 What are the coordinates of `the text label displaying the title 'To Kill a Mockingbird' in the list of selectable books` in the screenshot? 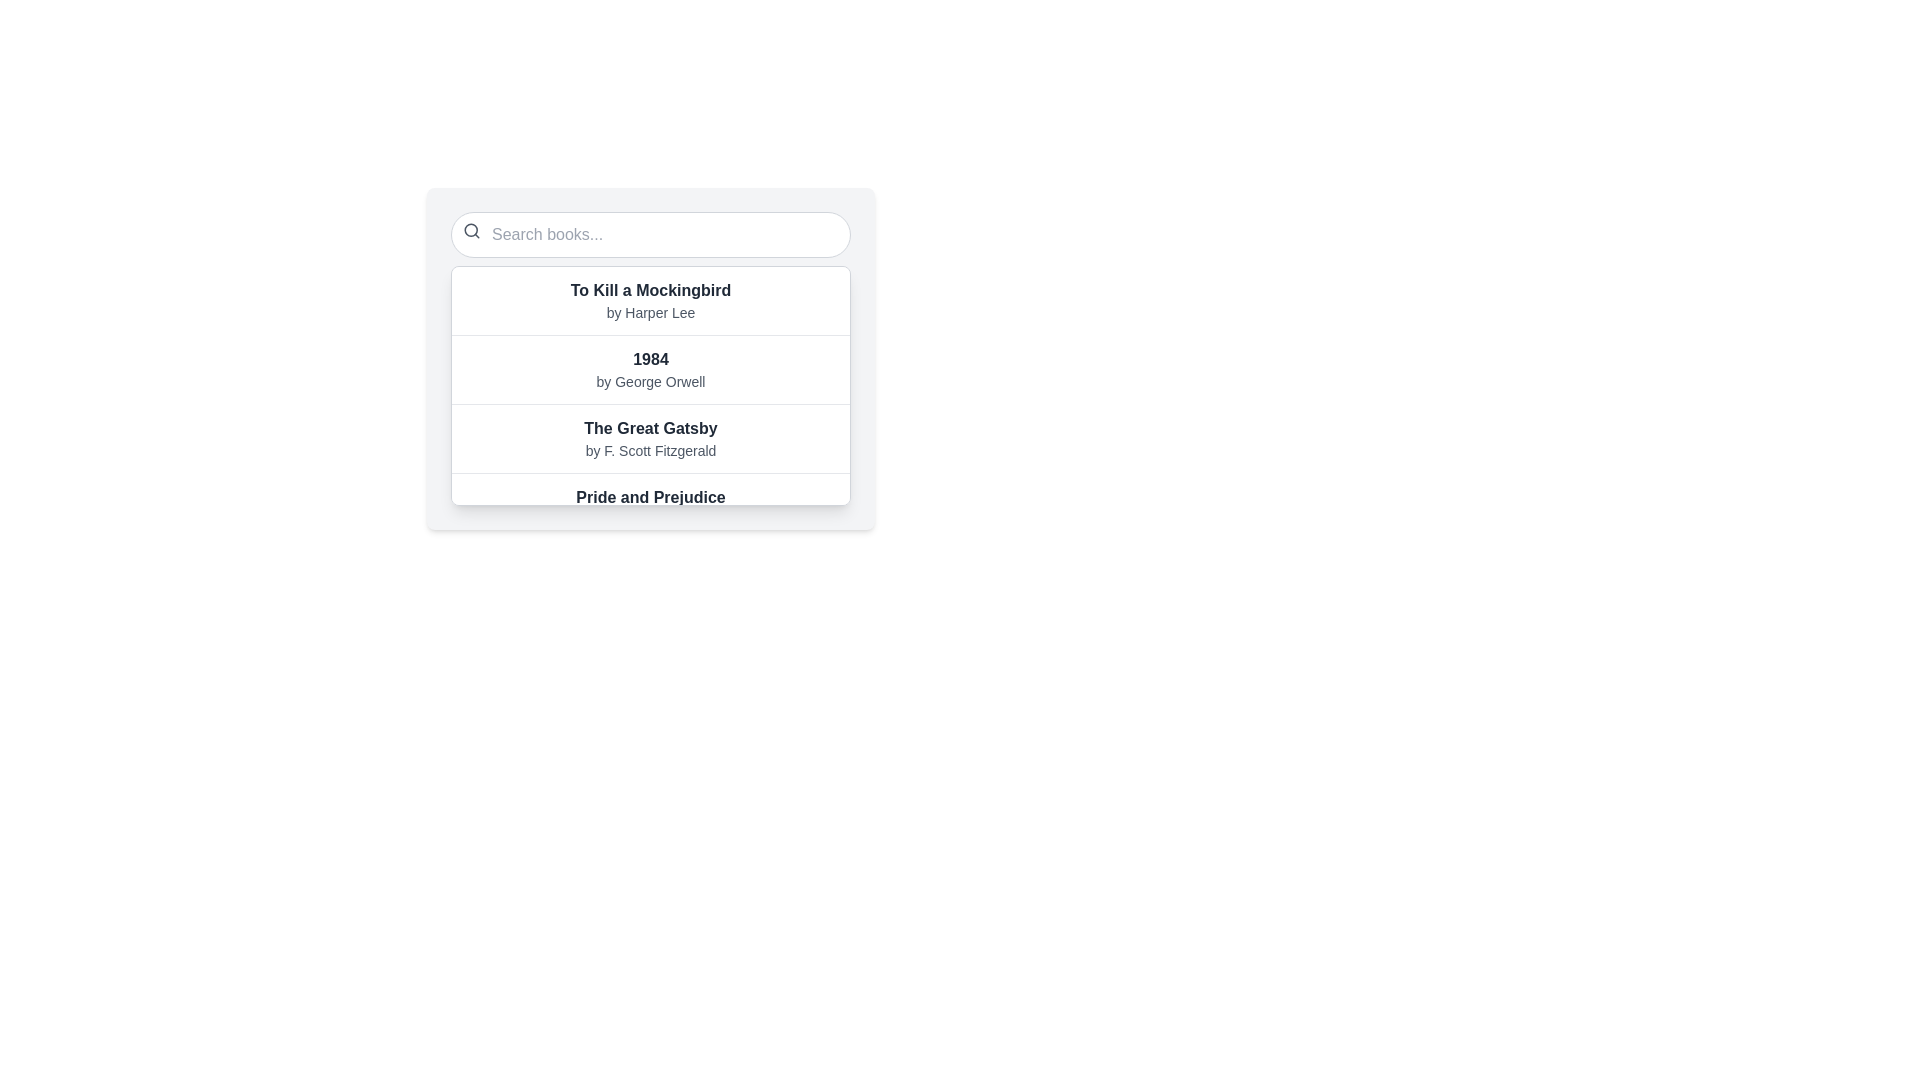 It's located at (651, 290).